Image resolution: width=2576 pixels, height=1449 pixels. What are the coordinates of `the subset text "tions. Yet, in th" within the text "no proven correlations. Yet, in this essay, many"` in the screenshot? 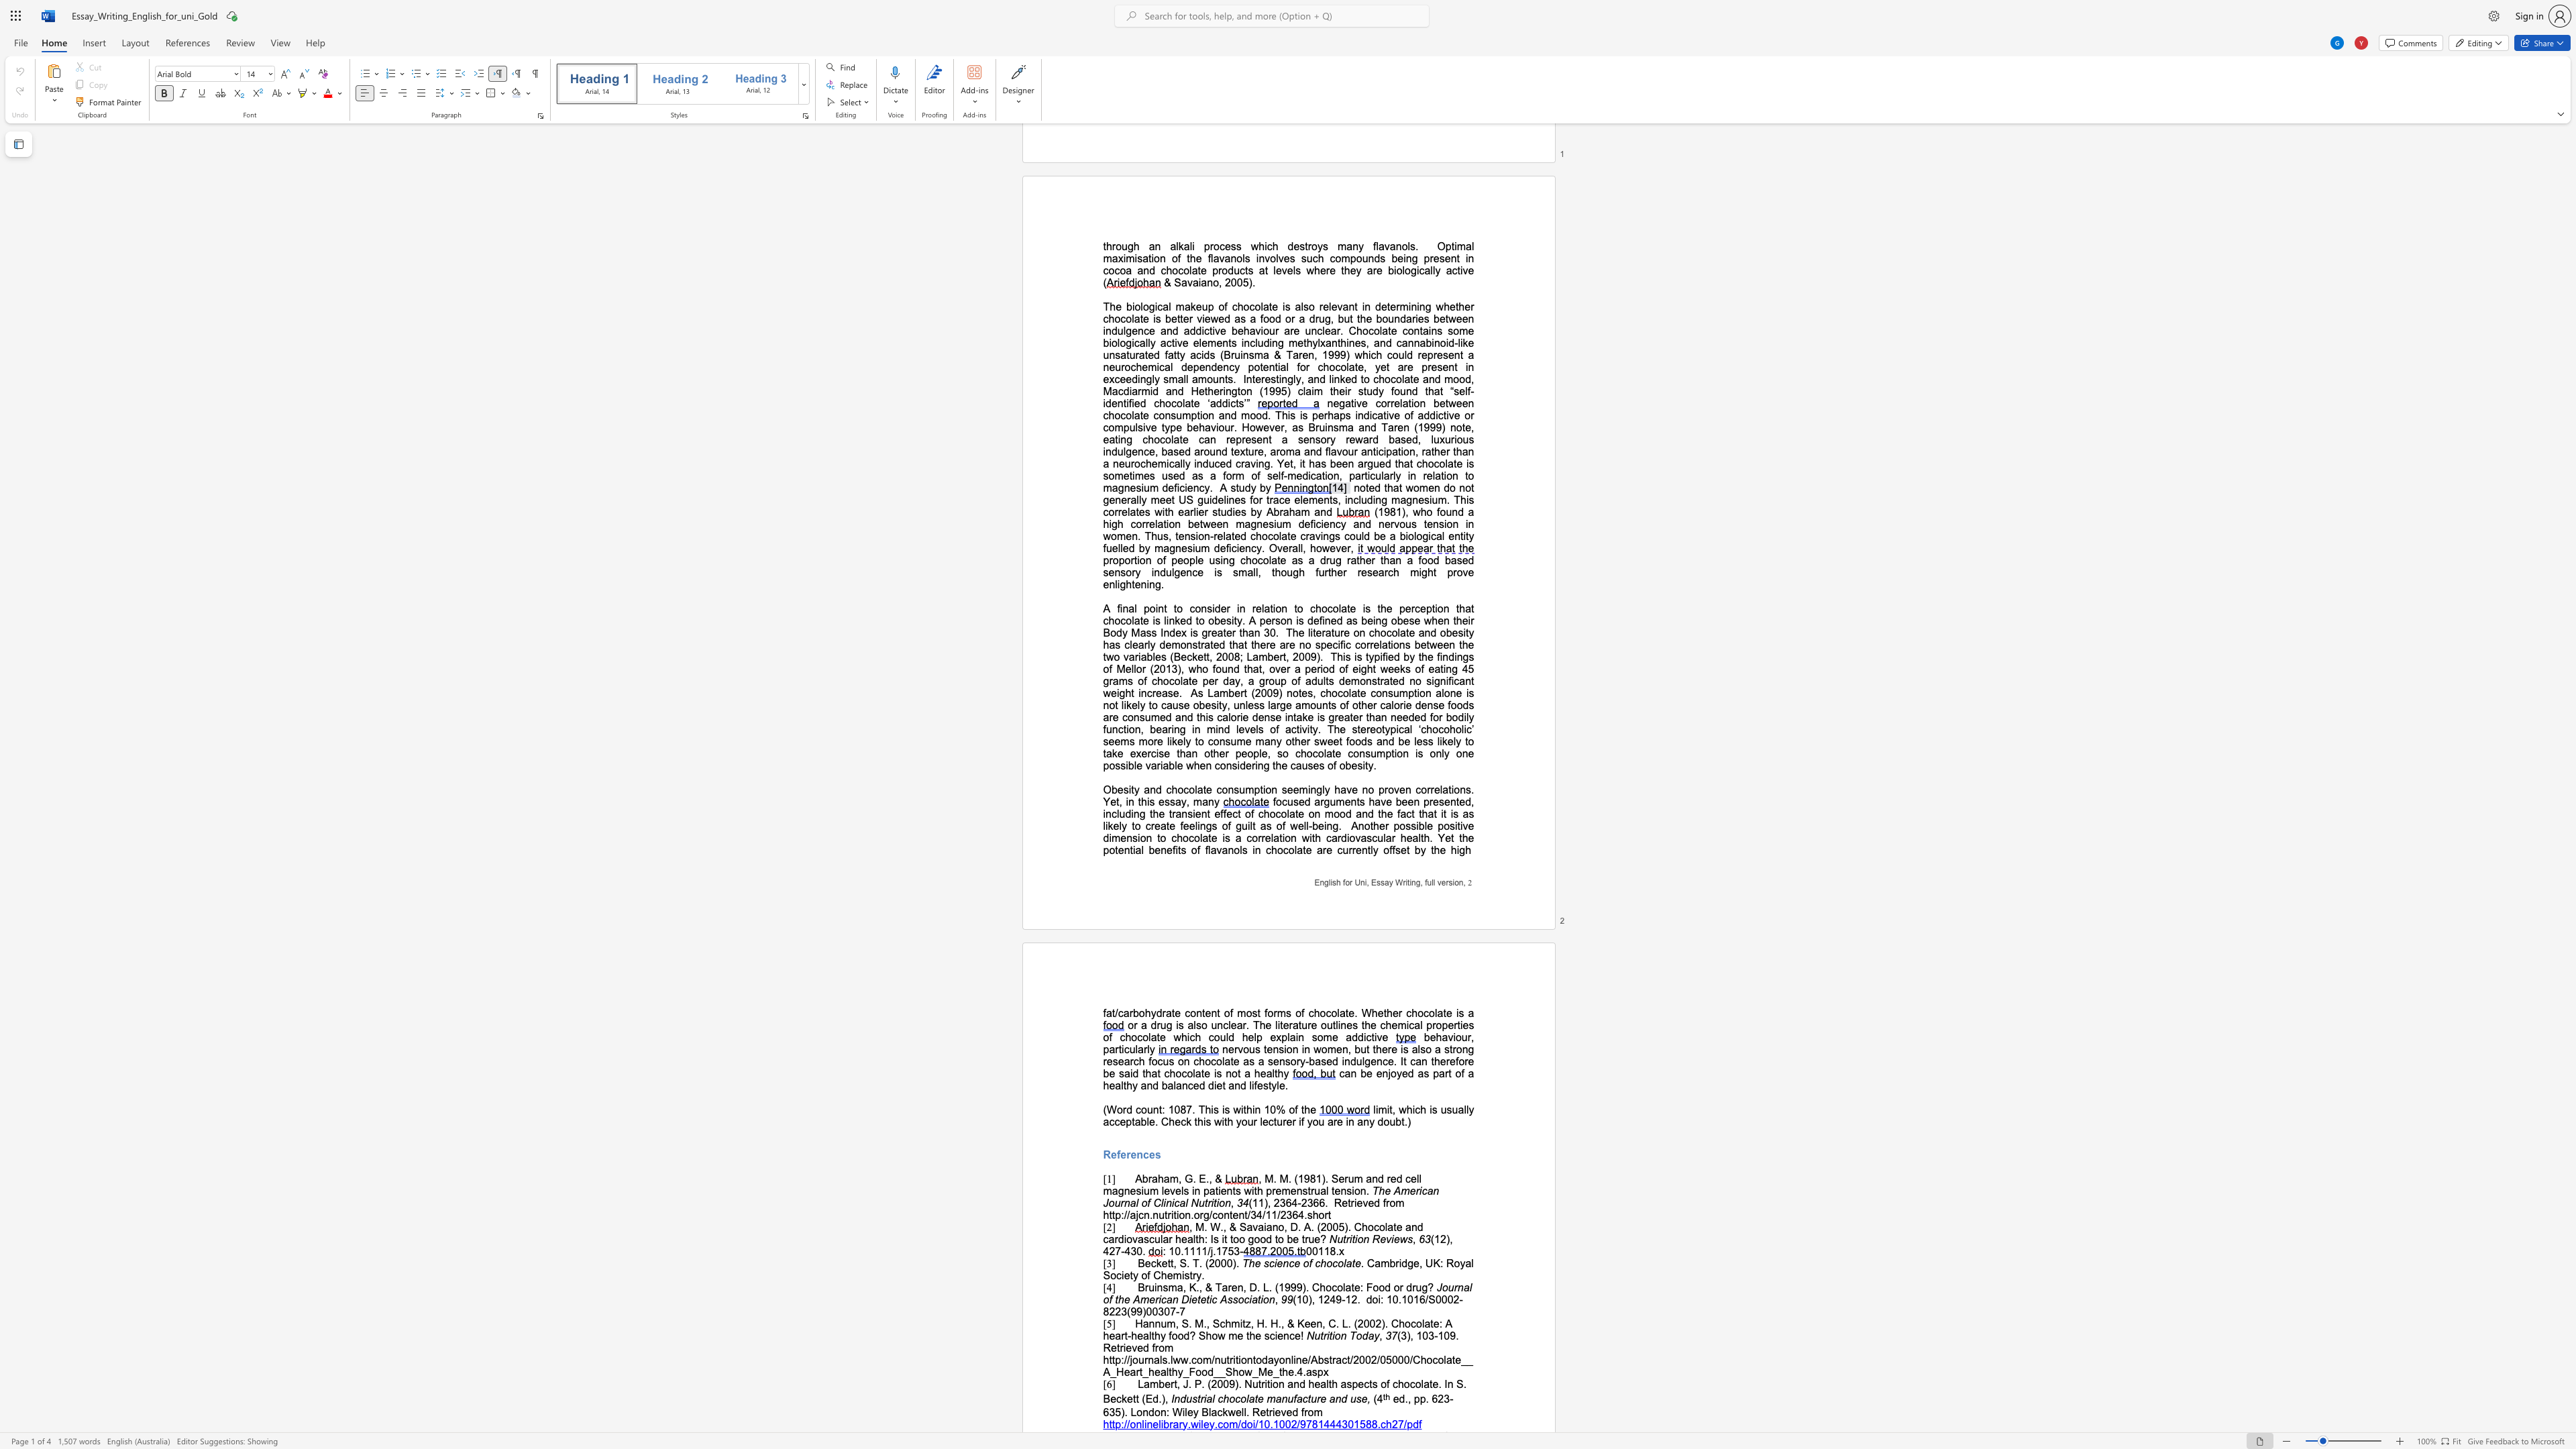 It's located at (1448, 788).